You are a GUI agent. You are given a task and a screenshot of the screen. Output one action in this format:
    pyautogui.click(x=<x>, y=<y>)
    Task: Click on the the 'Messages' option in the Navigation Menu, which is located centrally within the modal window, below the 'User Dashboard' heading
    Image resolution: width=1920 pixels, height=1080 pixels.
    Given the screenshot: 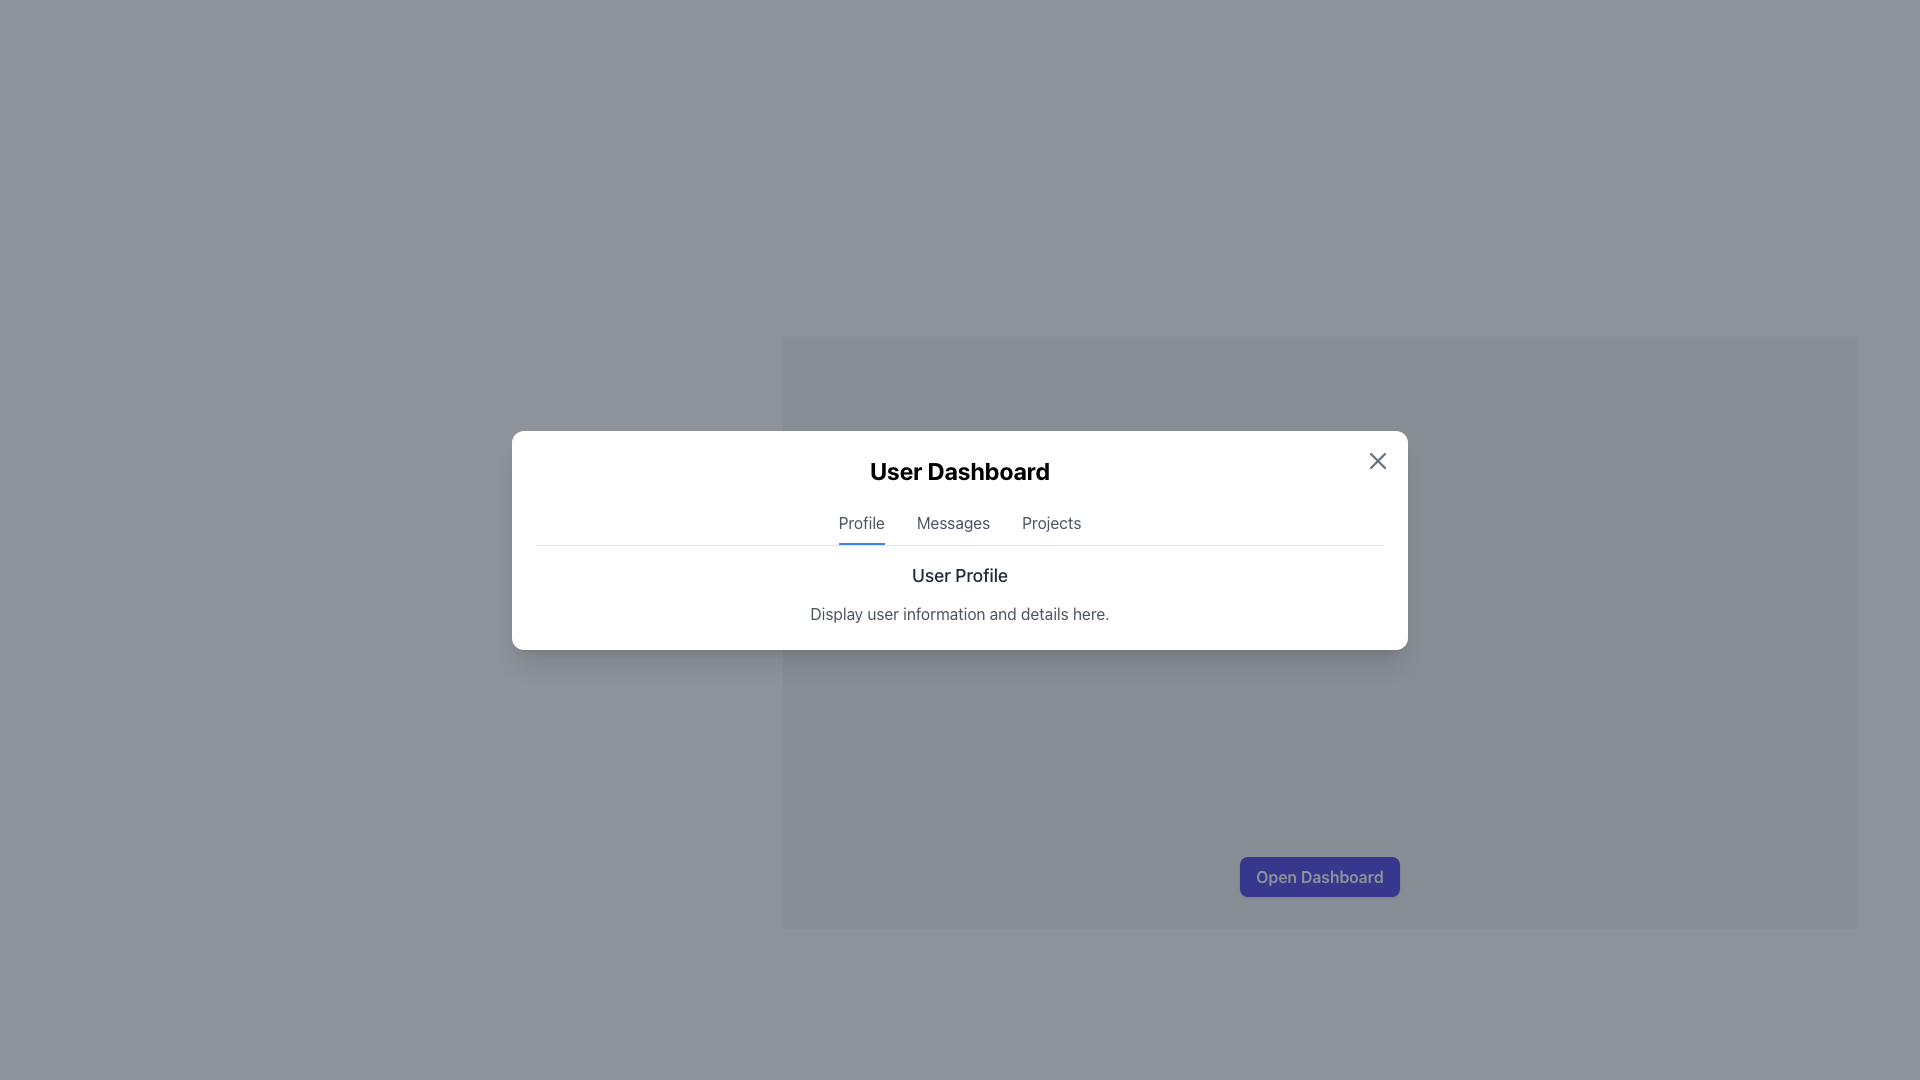 What is the action you would take?
    pyautogui.click(x=960, y=526)
    